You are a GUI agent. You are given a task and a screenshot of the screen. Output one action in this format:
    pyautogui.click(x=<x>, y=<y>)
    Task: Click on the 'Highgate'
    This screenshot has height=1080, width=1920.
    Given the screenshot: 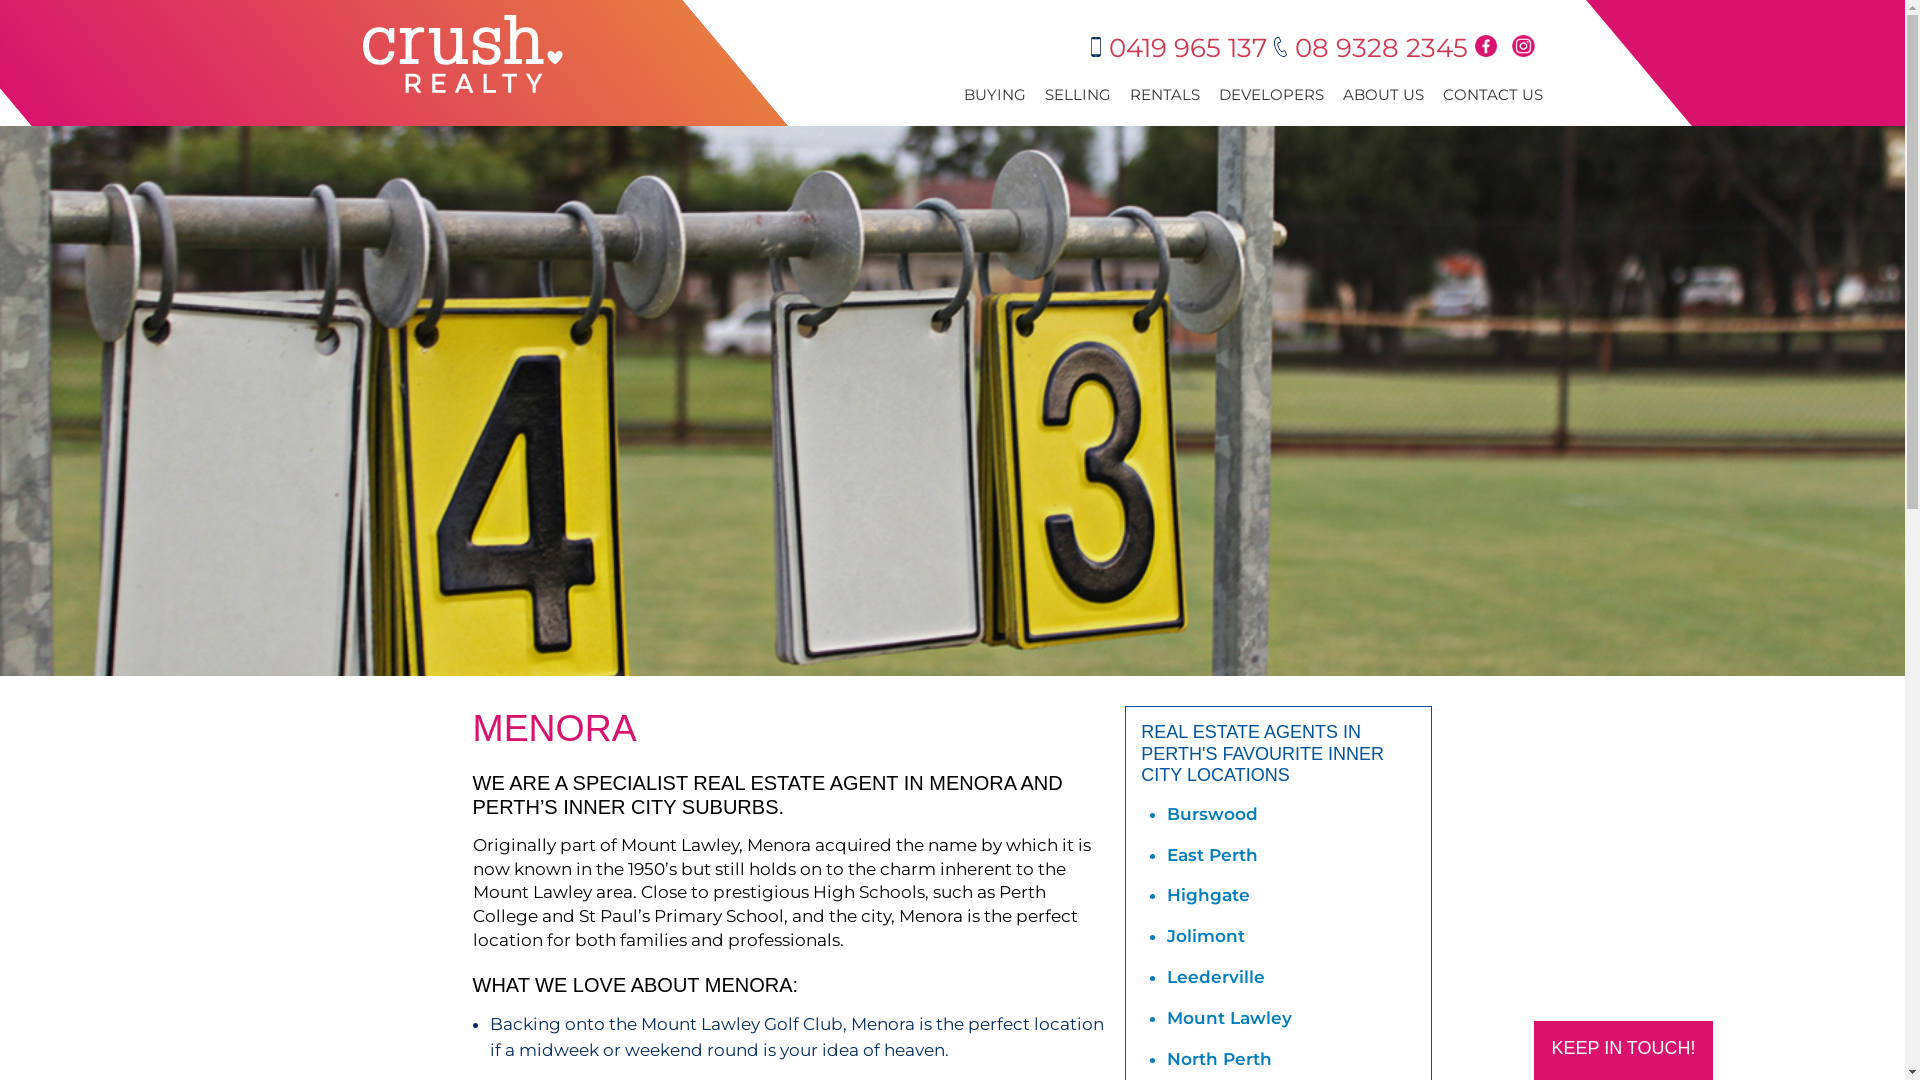 What is the action you would take?
    pyautogui.click(x=1207, y=893)
    